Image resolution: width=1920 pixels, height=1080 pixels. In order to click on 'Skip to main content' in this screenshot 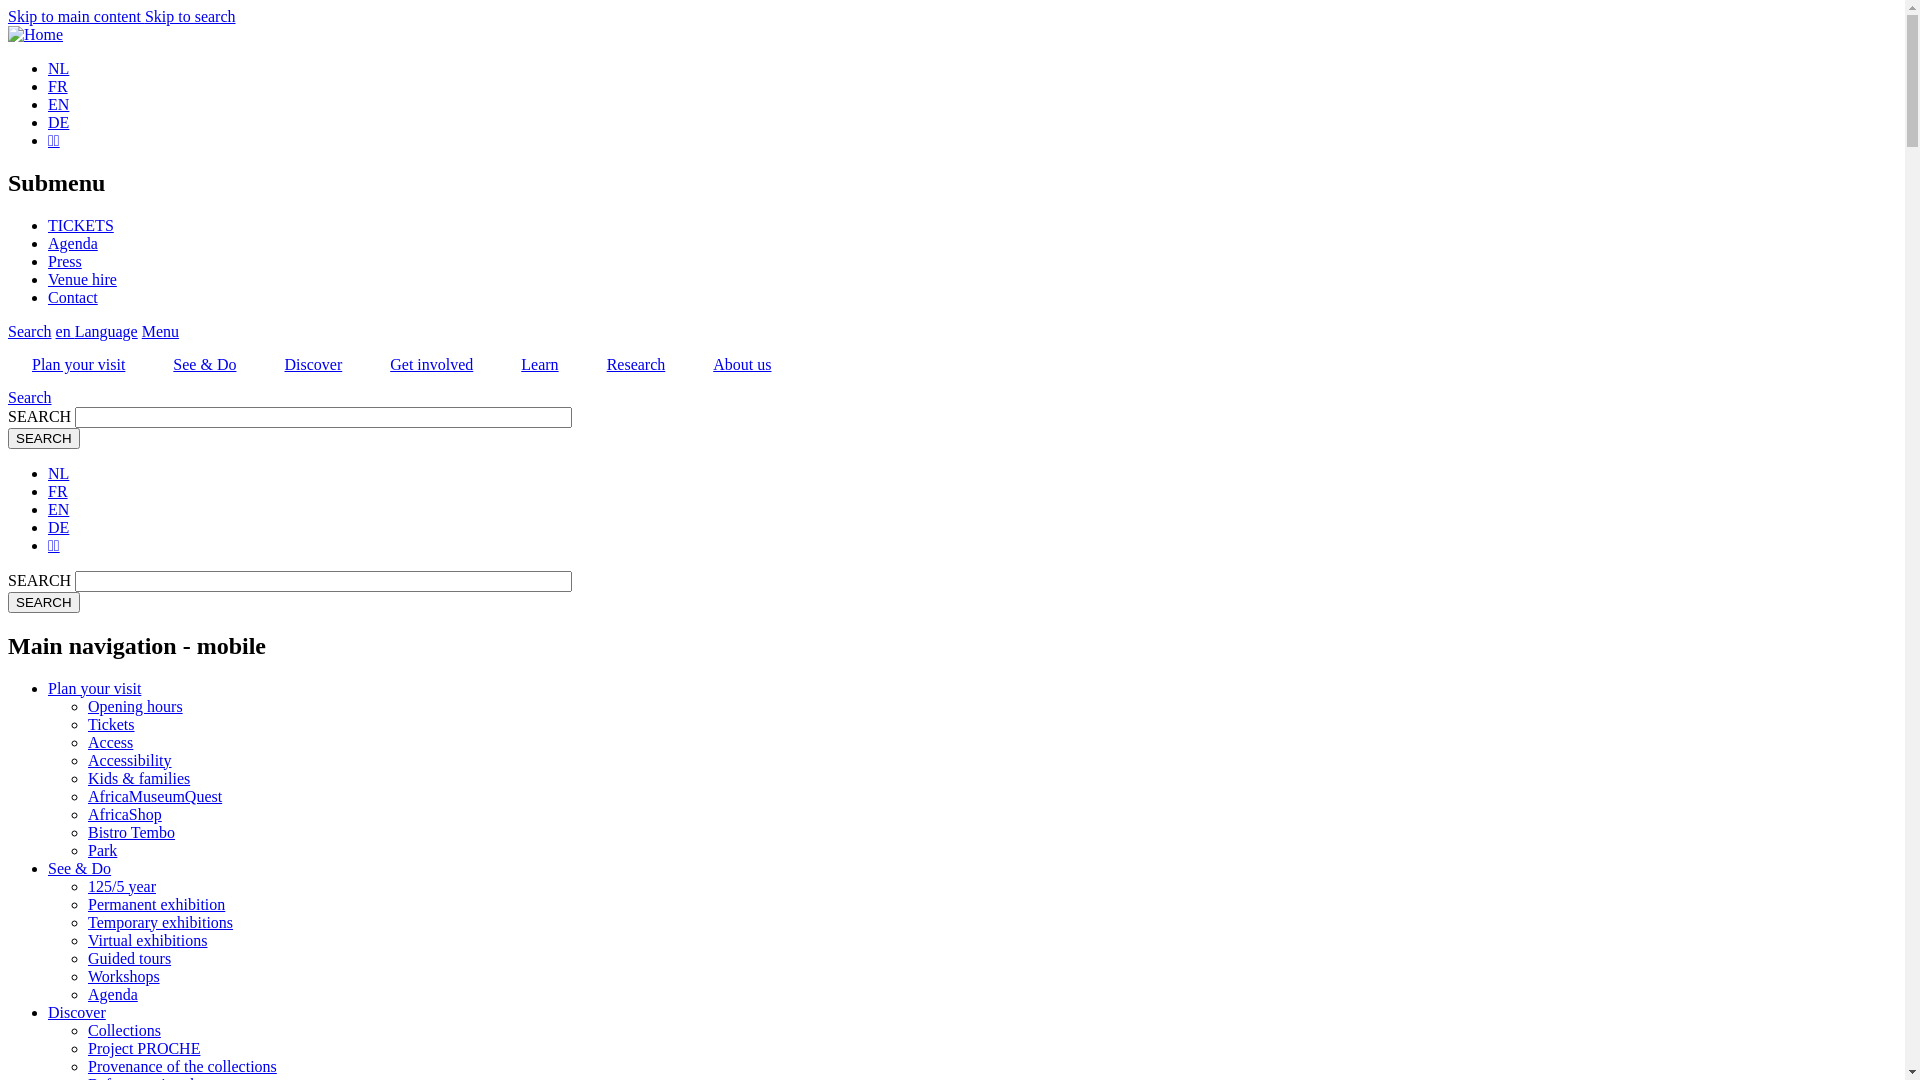, I will do `click(8, 16)`.